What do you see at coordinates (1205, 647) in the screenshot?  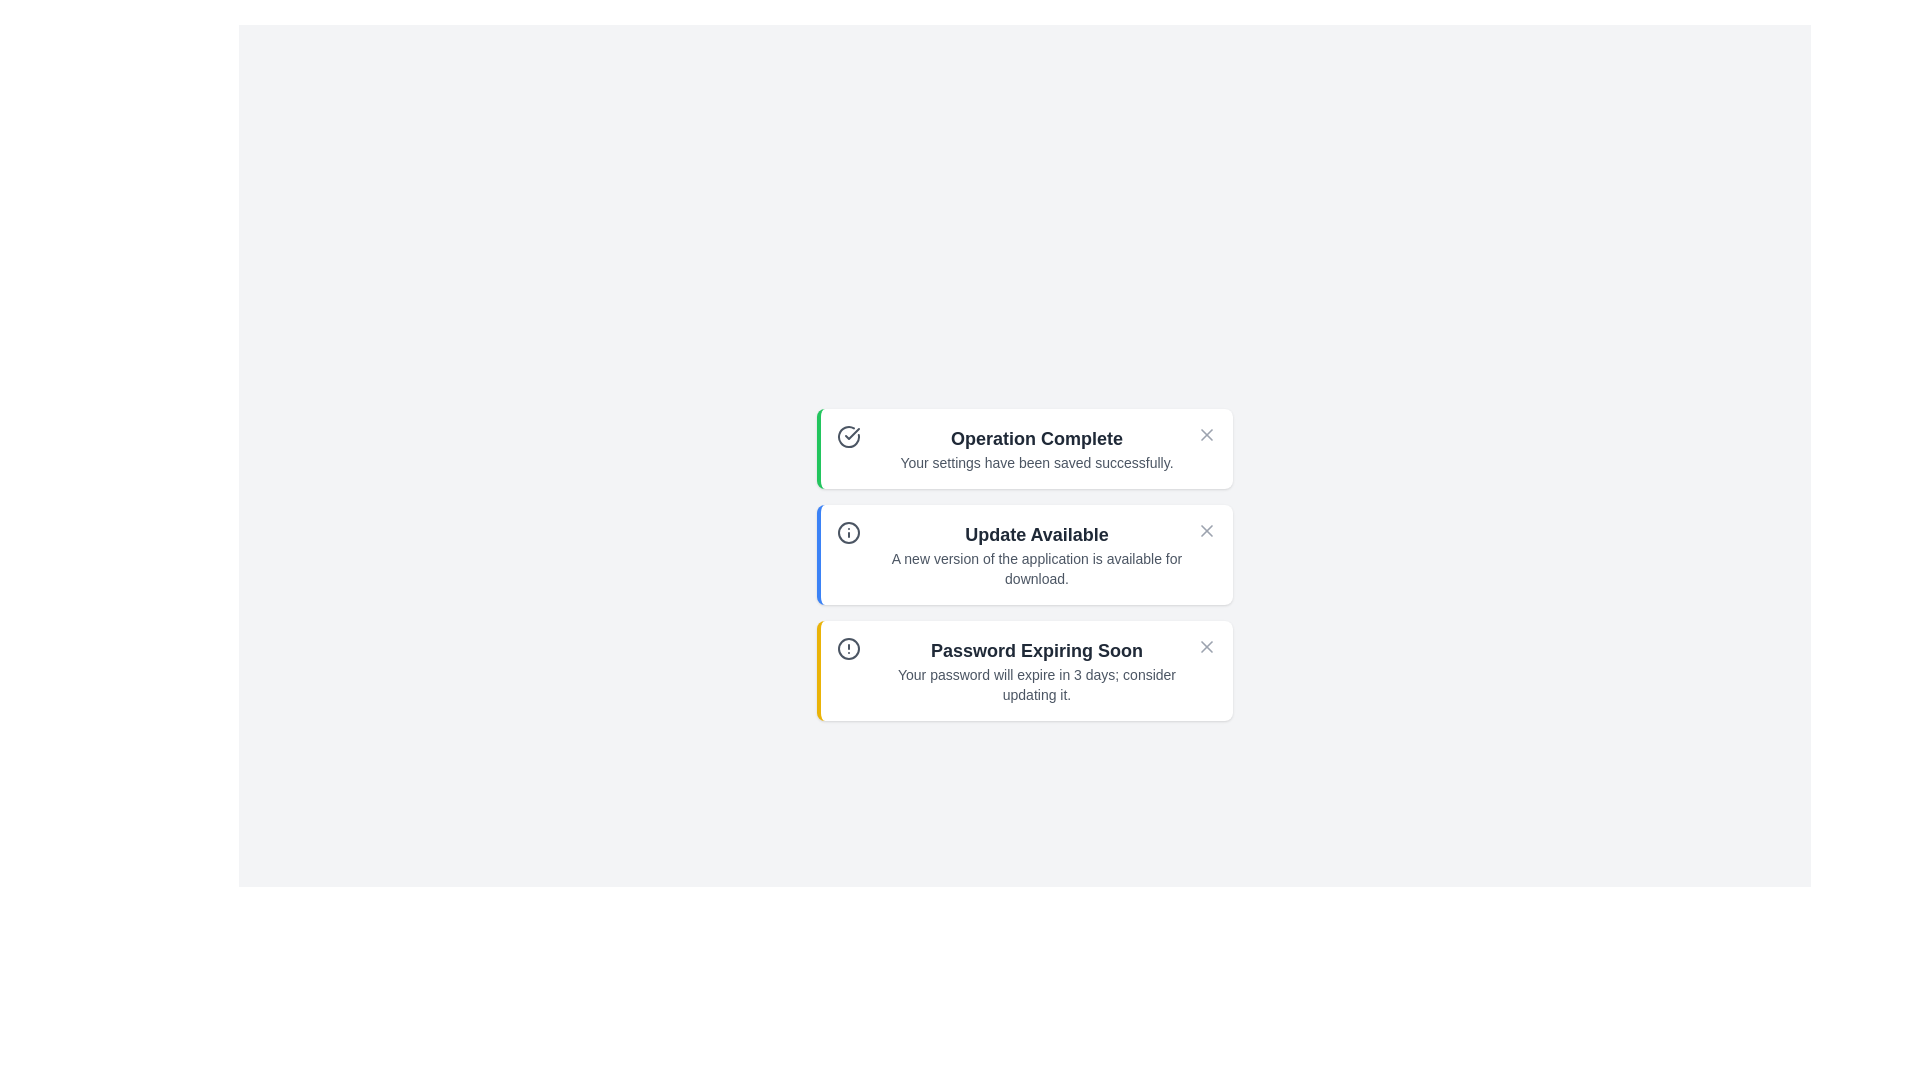 I see `the close button ('X') in the top-right corner of the 'Password Expiring Soon' notification card` at bounding box center [1205, 647].